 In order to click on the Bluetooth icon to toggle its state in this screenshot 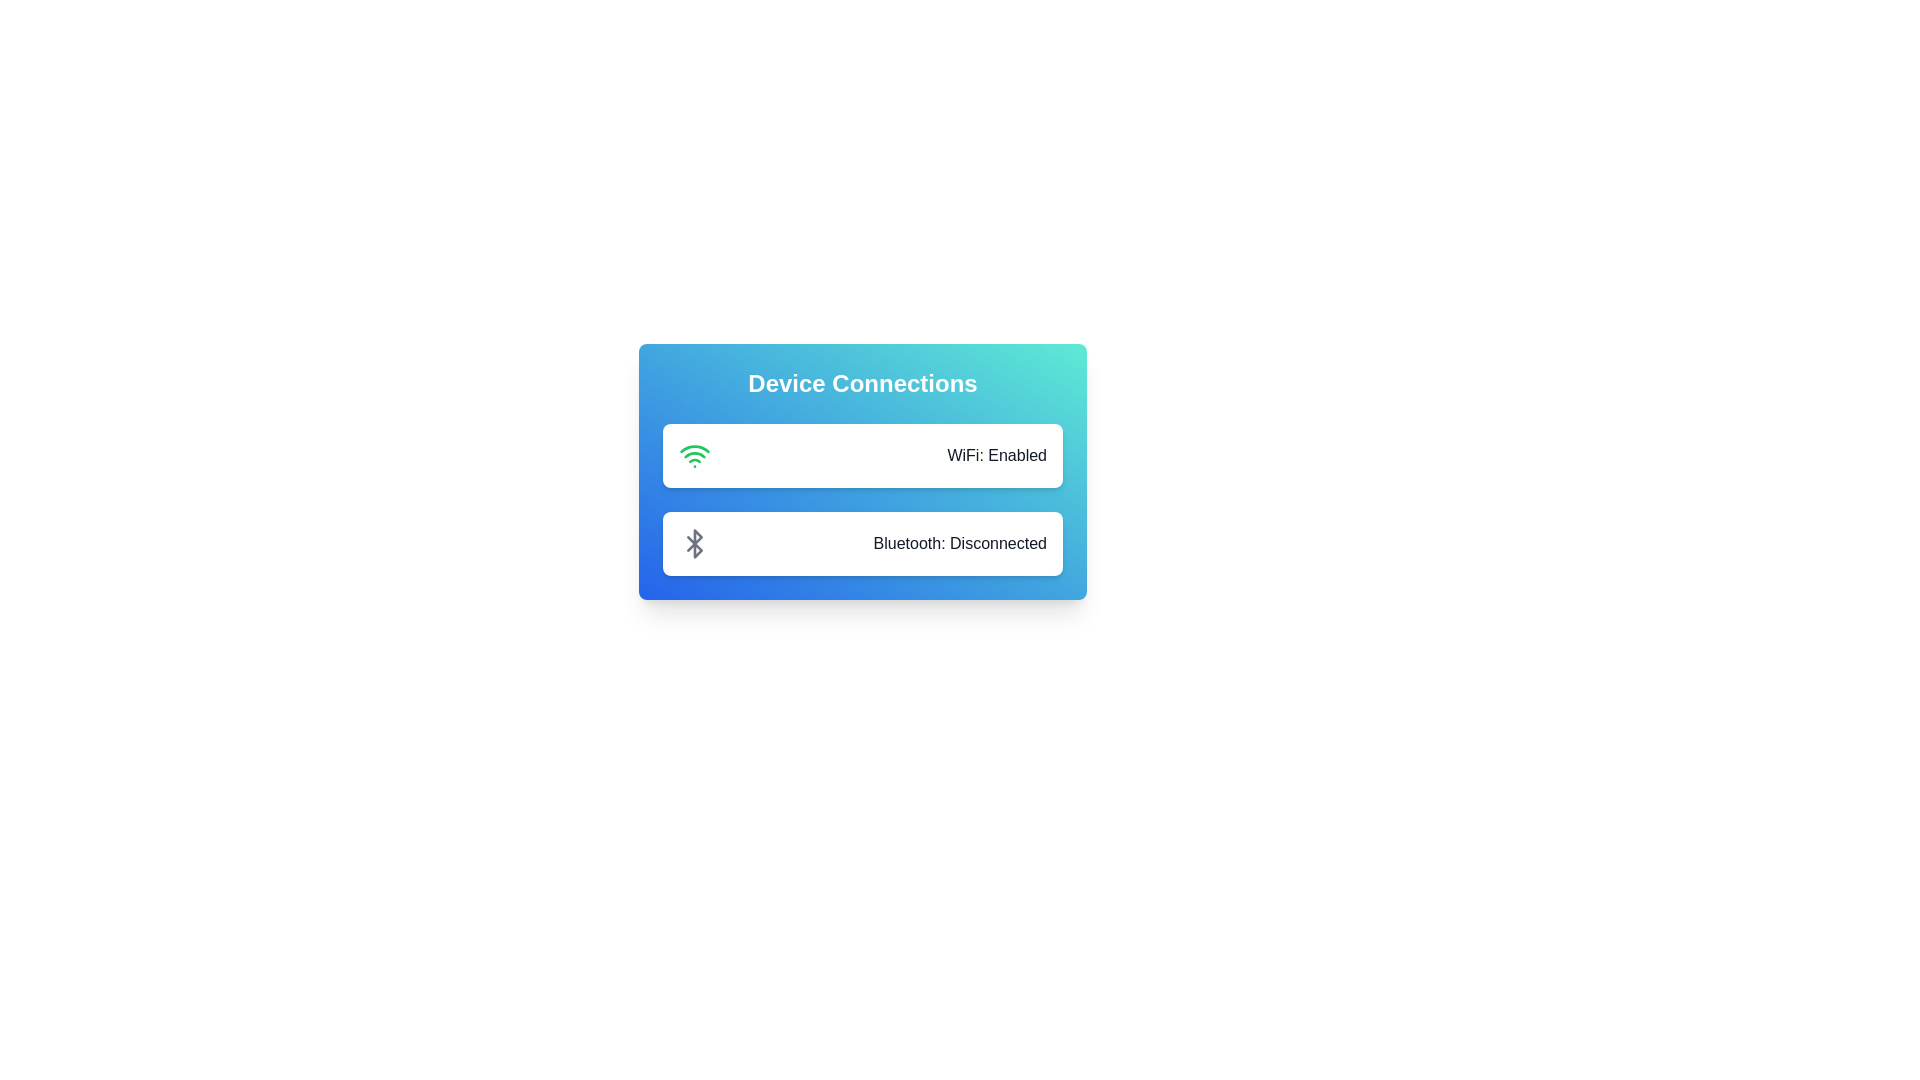, I will do `click(695, 543)`.